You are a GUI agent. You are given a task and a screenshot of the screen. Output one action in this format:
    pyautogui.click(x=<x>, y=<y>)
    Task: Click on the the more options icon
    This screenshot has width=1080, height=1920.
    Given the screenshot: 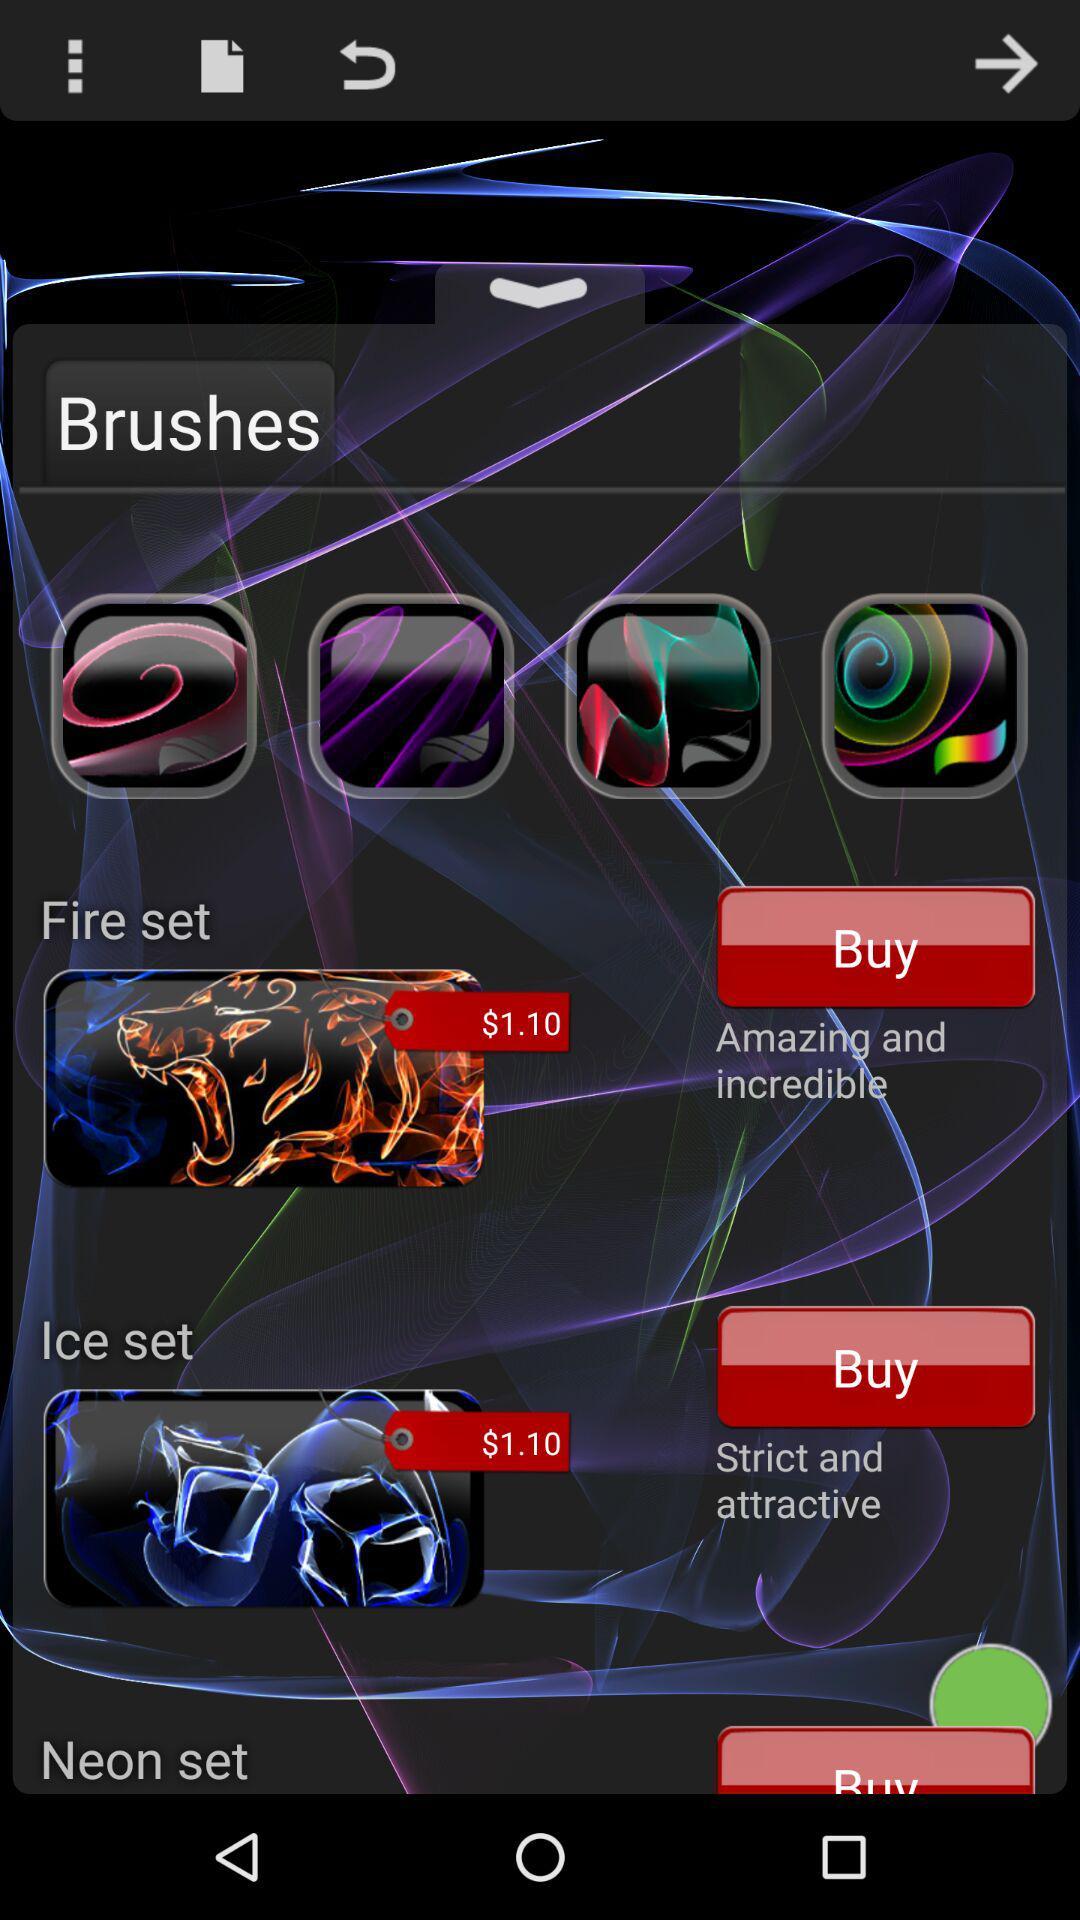 What is the action you would take?
    pyautogui.click(x=72, y=60)
    